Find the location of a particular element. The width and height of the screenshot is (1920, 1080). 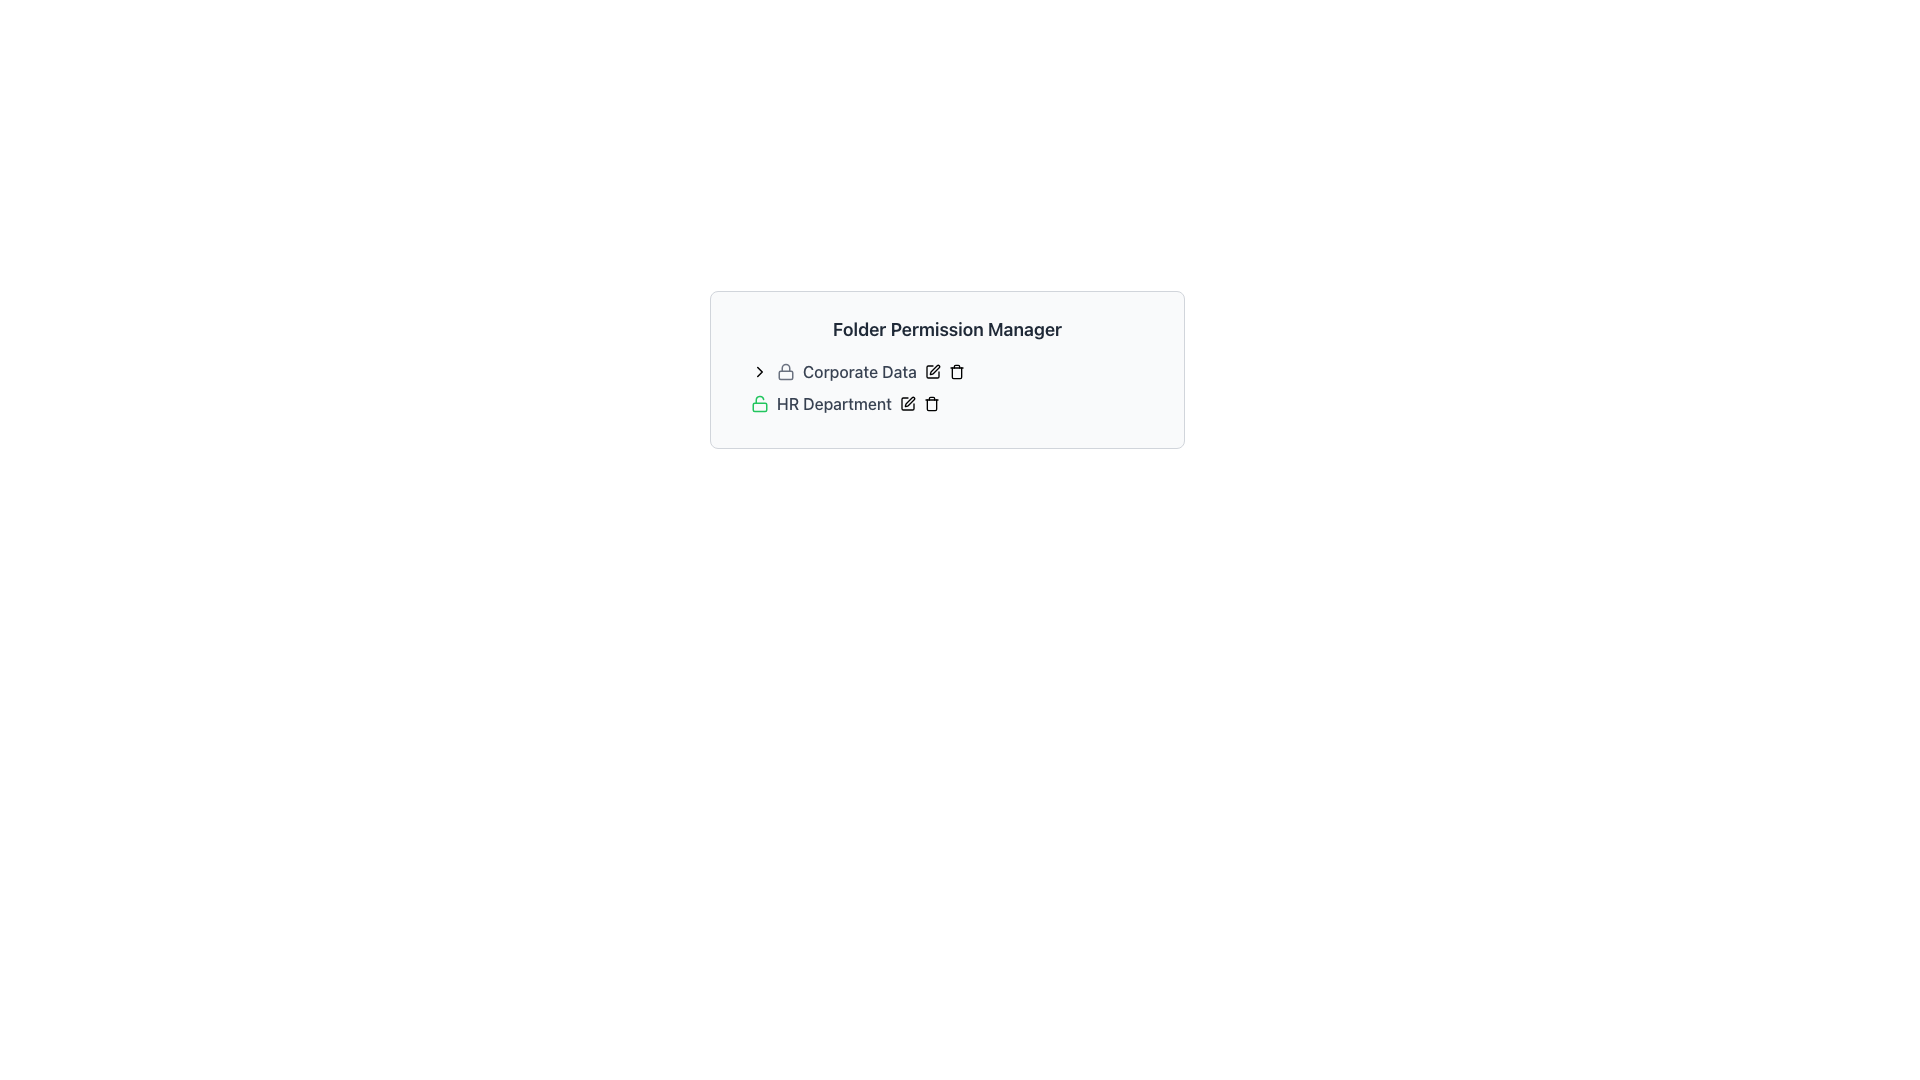

the delete icon for the 'Corporate Data' entry, which is the rightmost element in its row is located at coordinates (955, 373).